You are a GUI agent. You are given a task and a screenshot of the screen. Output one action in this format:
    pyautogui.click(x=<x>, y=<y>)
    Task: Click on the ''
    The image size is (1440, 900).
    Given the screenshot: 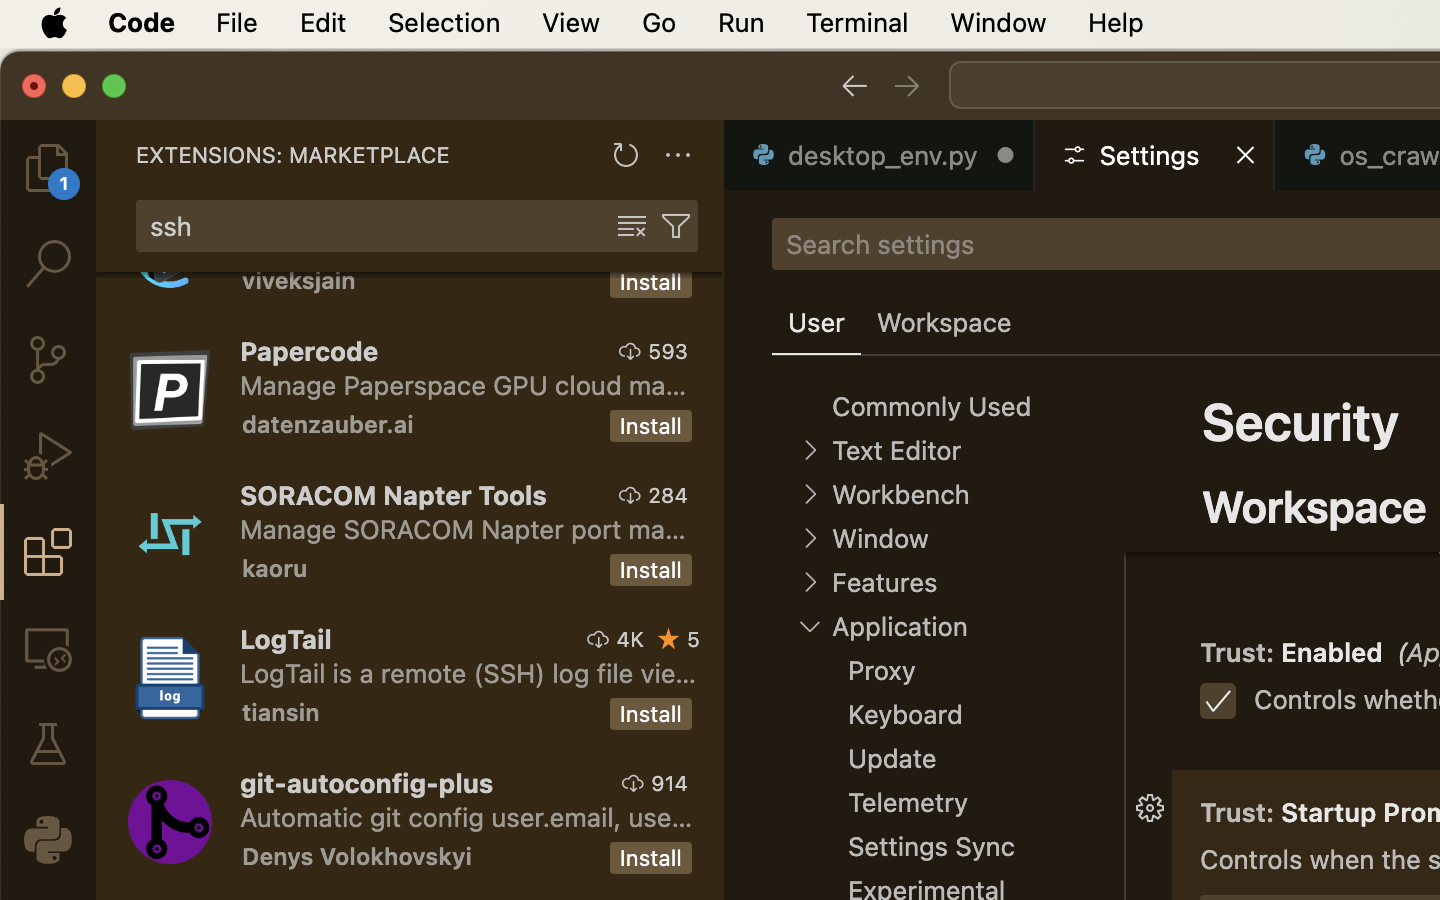 What is the action you would take?
    pyautogui.click(x=810, y=493)
    